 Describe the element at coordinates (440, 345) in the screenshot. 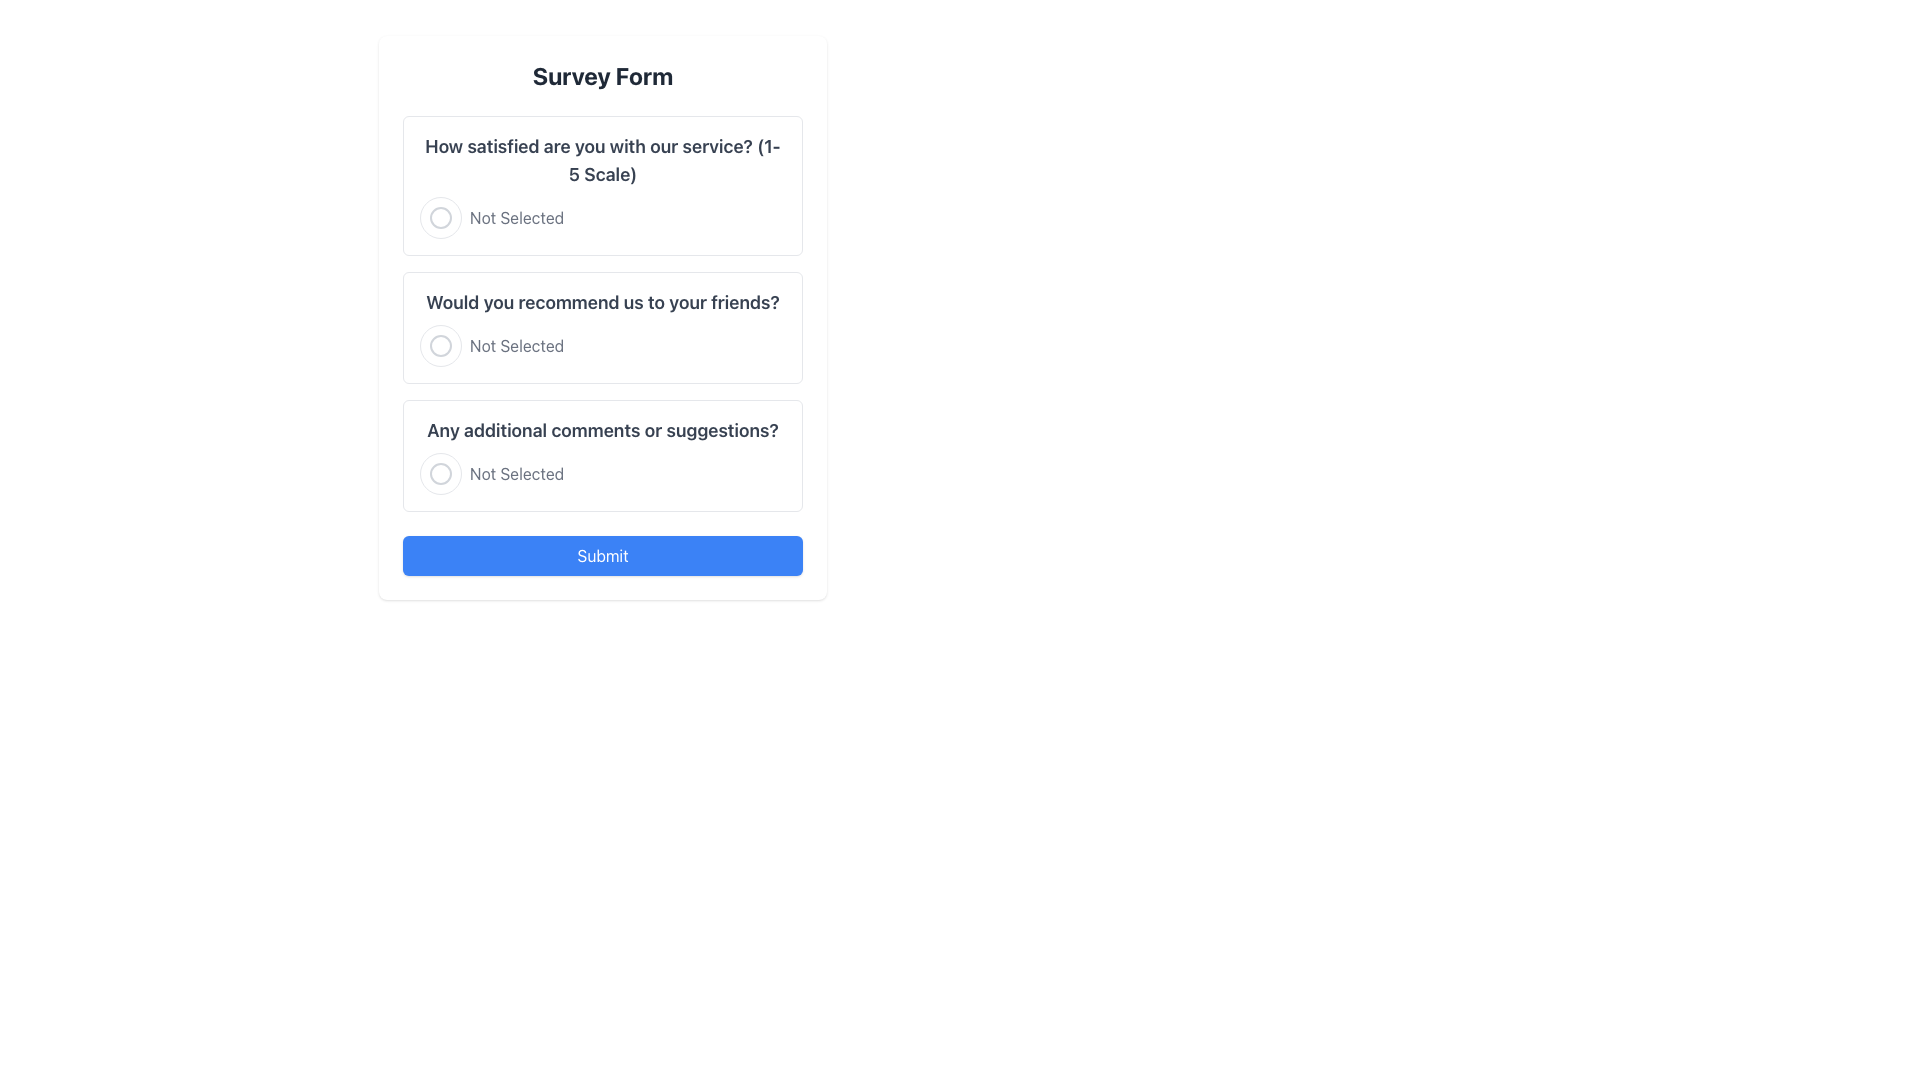

I see `the second SVG Circle element that serves as a visual indicator in the survey layout` at that location.